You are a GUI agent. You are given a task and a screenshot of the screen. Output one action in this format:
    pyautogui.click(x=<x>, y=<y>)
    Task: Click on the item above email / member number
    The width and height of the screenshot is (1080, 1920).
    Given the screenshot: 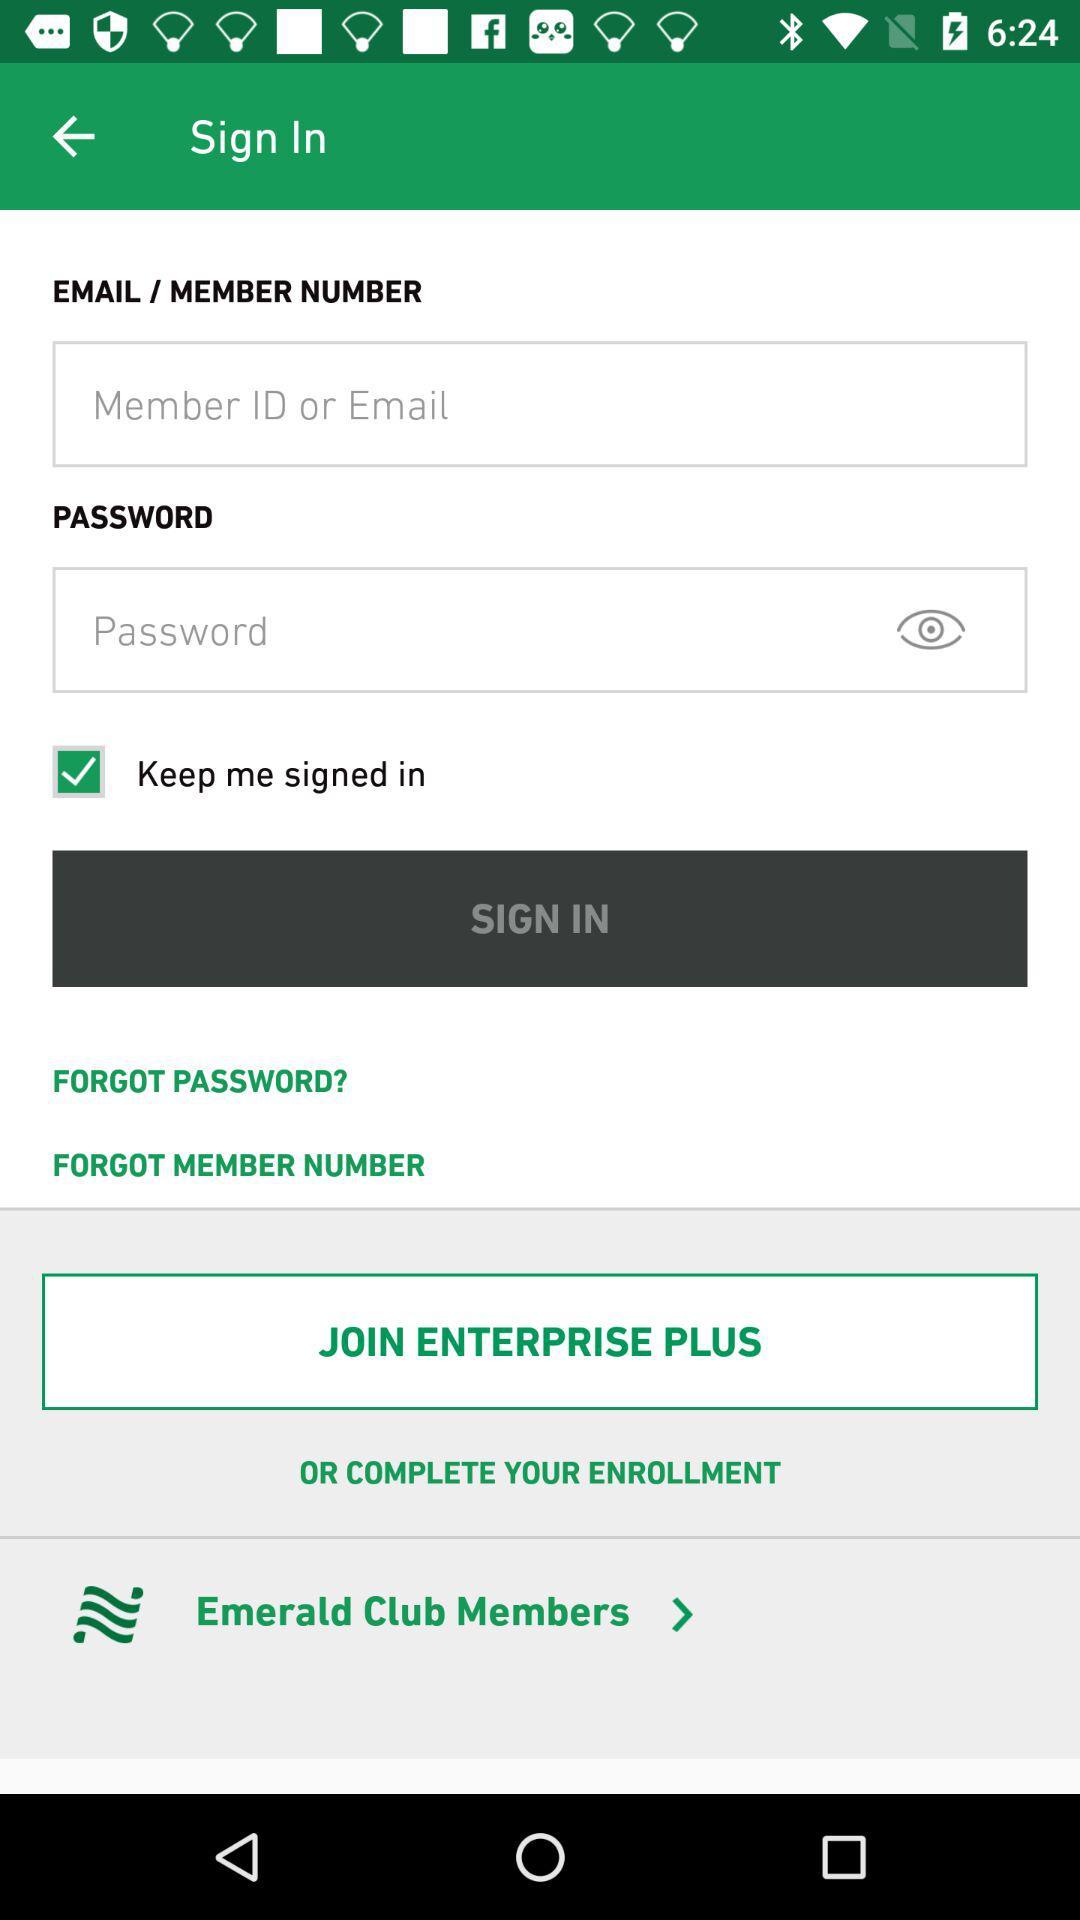 What is the action you would take?
    pyautogui.click(x=72, y=135)
    